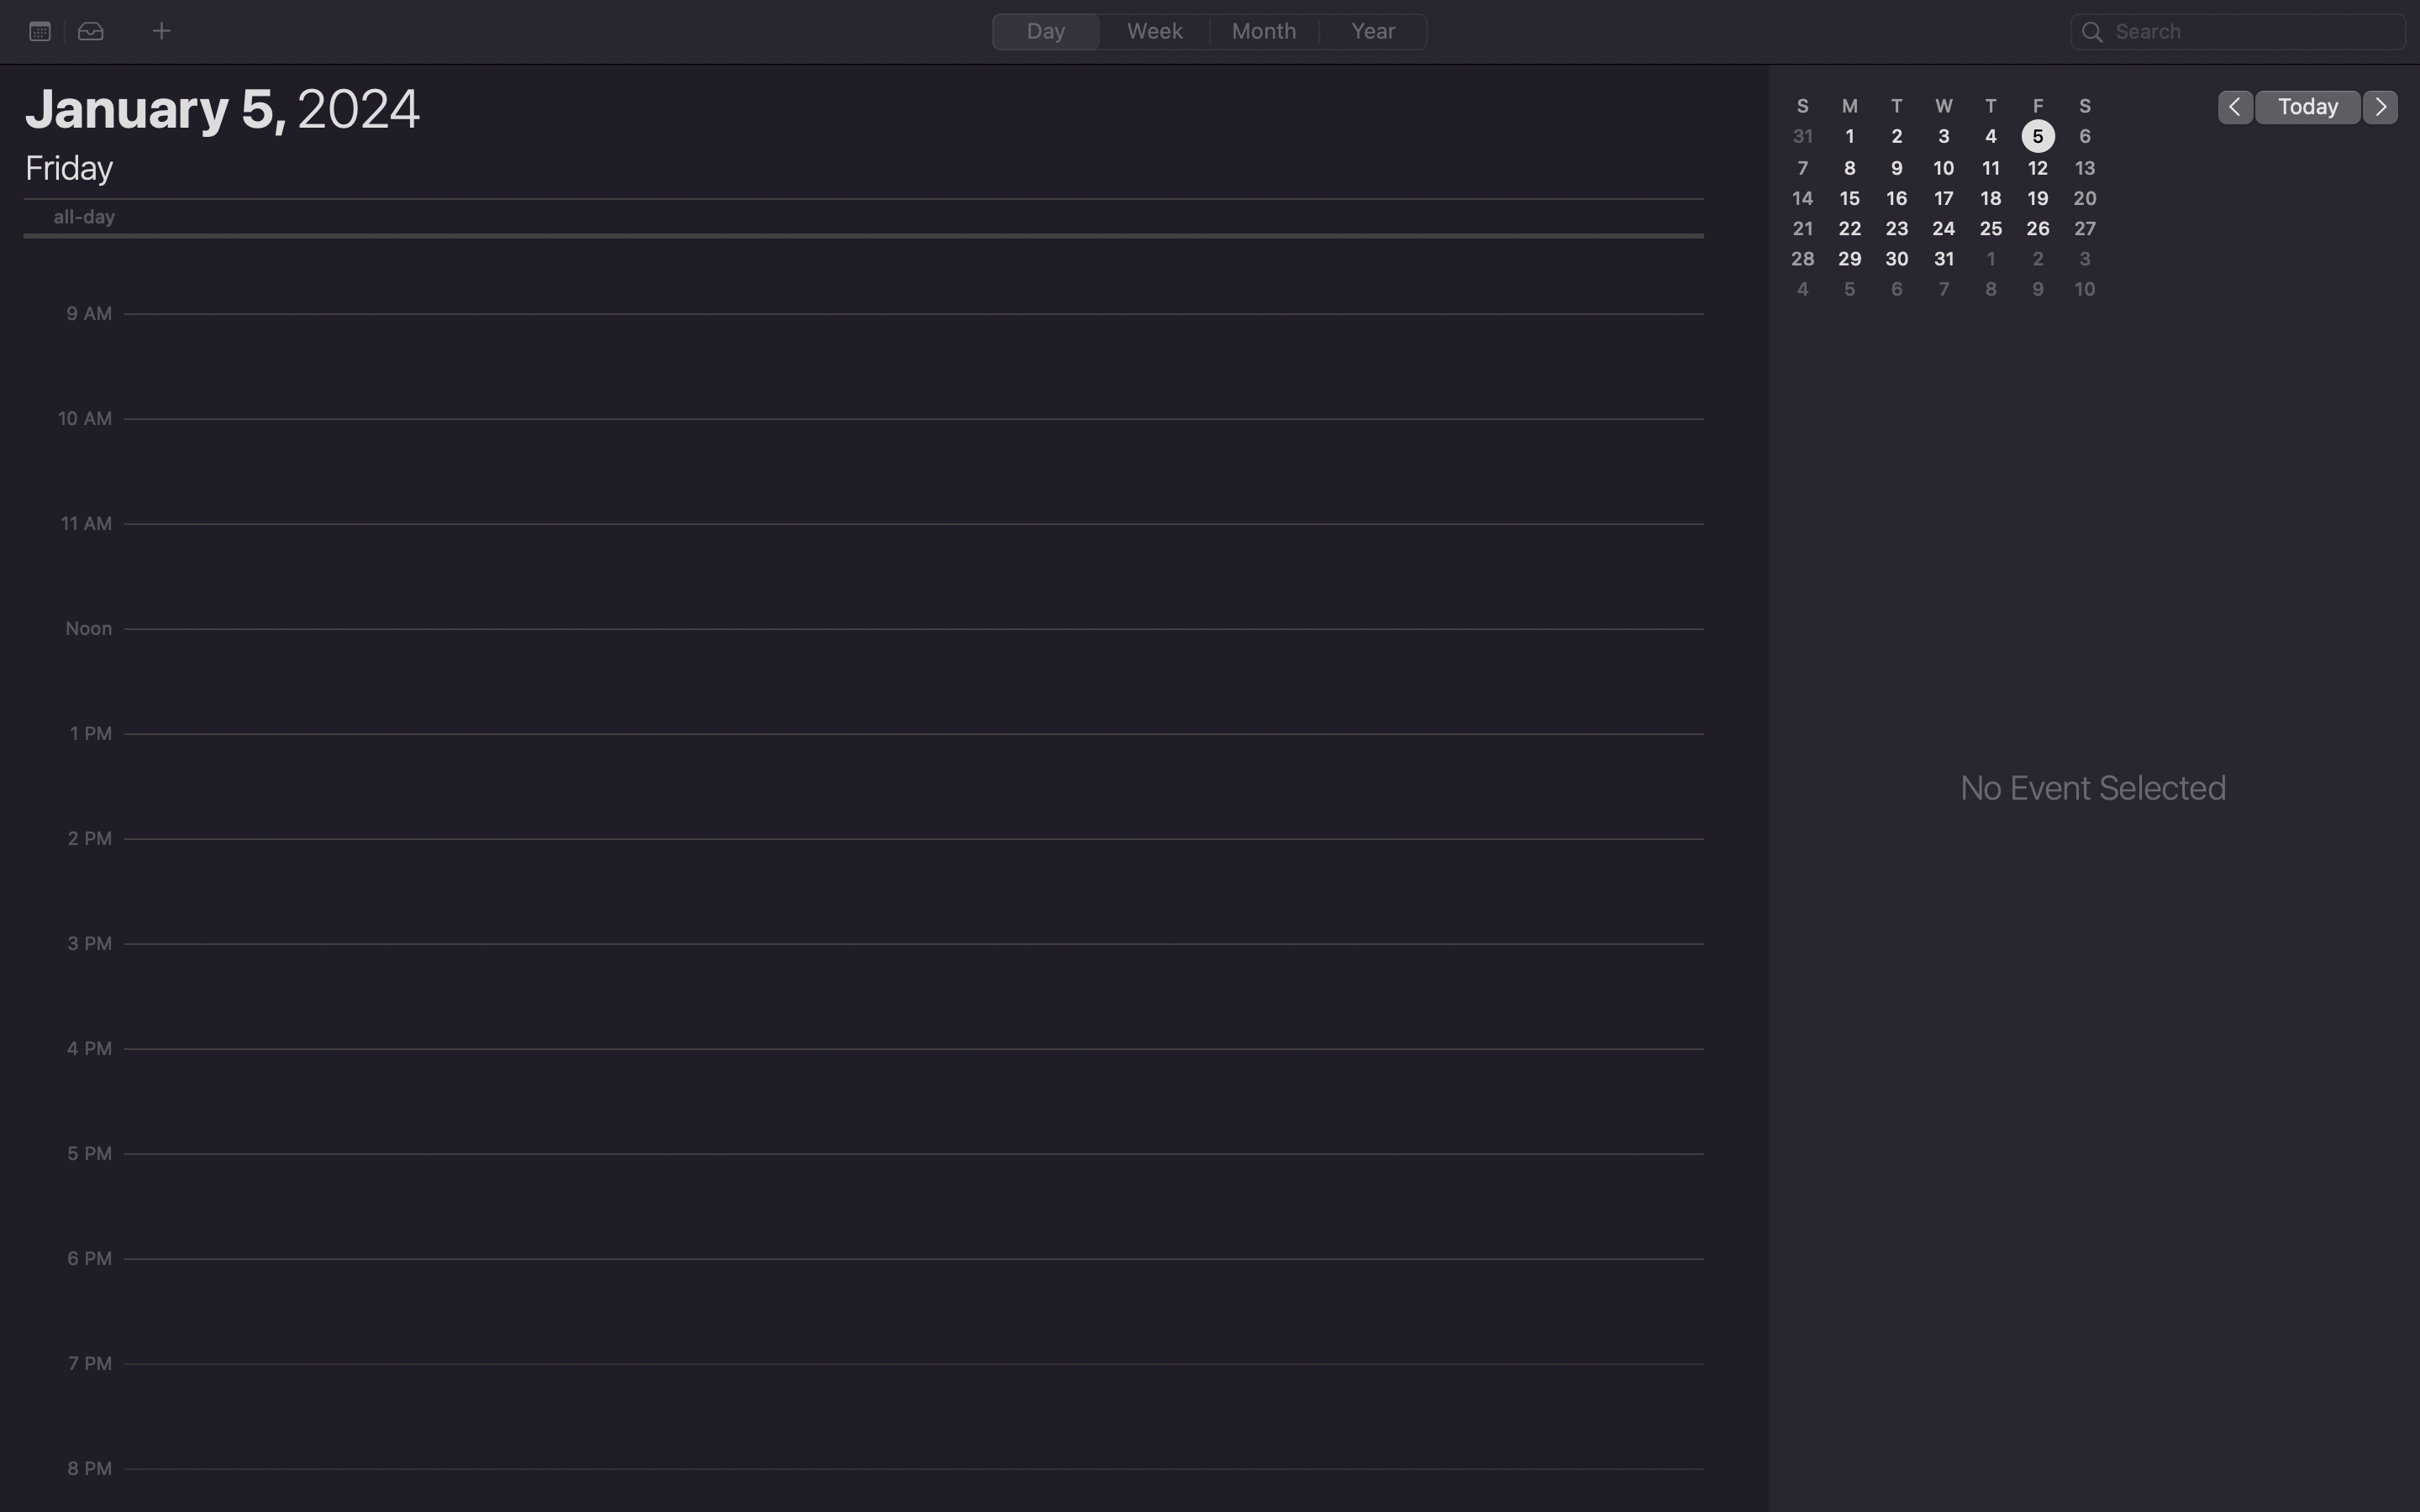  Describe the element at coordinates (1155, 30) in the screenshot. I see `the "week" tab on the calendar` at that location.